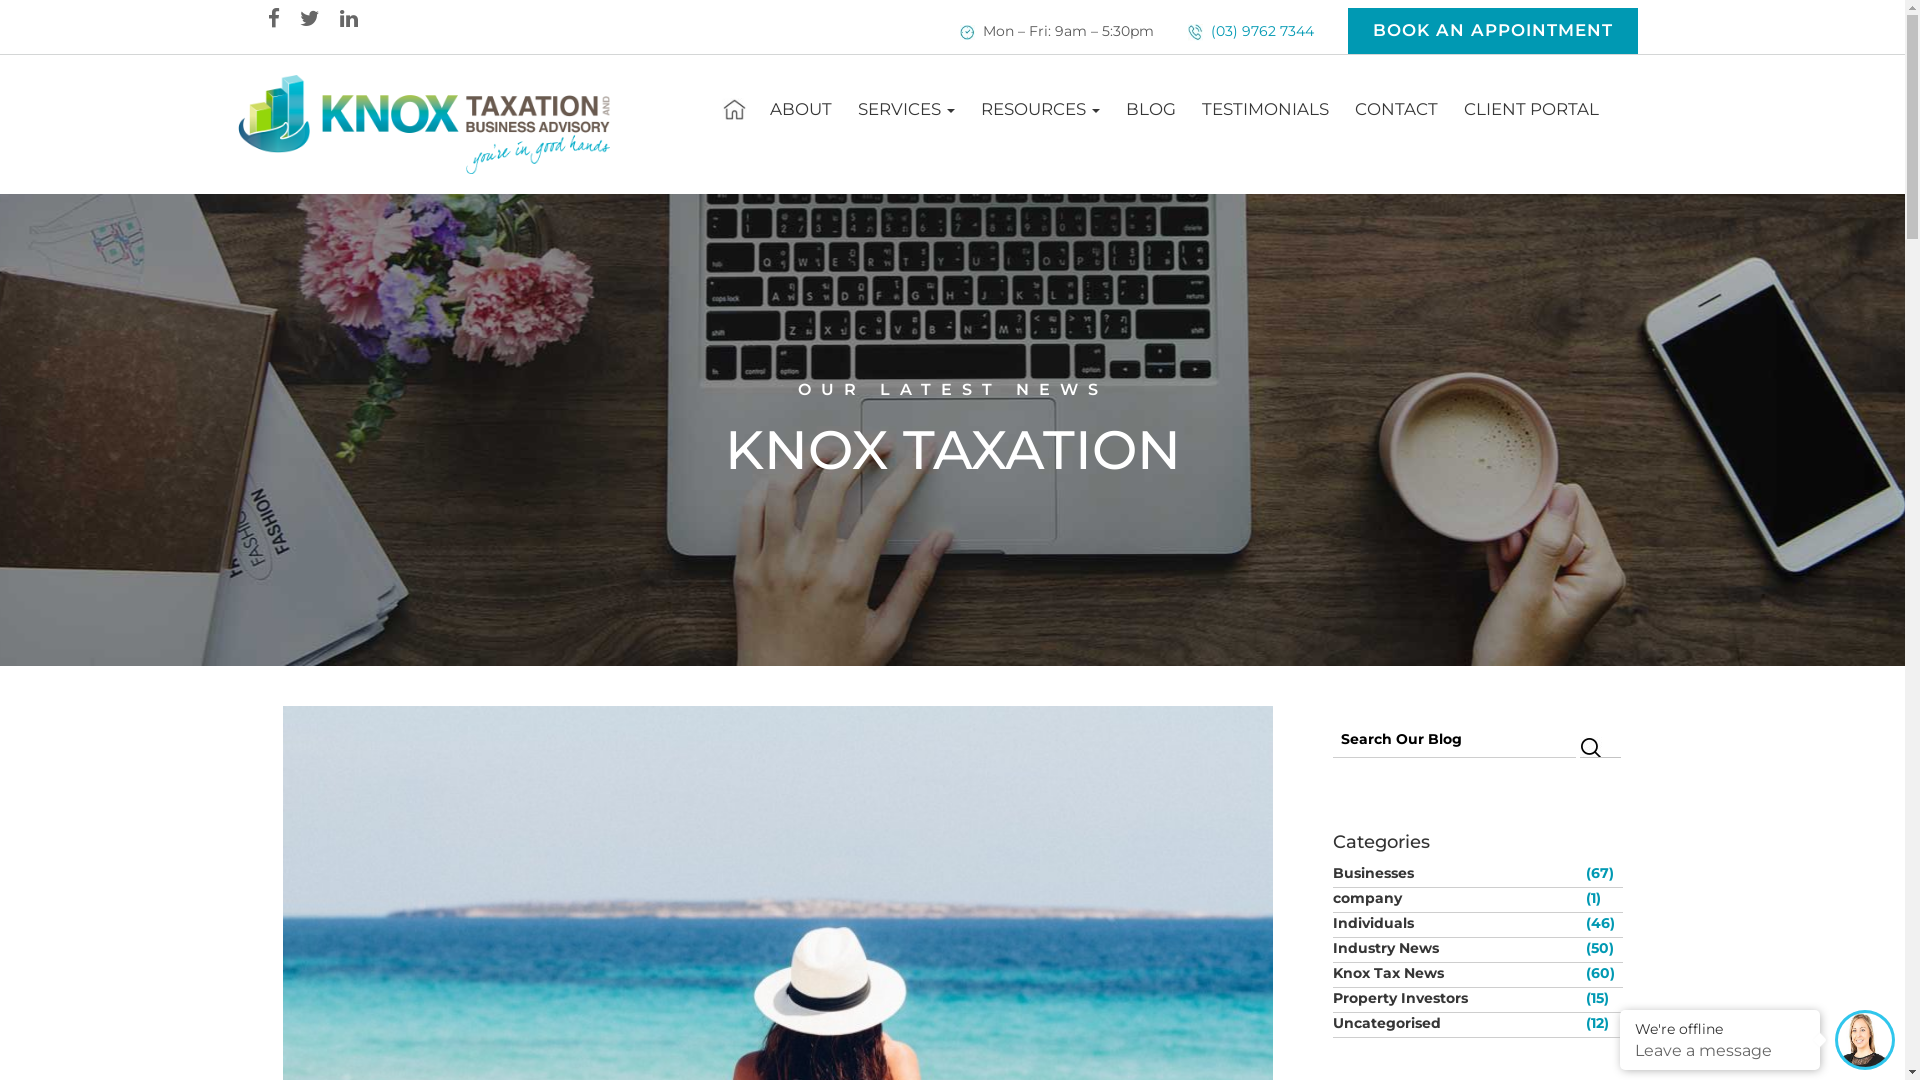 Image resolution: width=1920 pixels, height=1080 pixels. I want to click on 'Property Investors', so click(1456, 998).